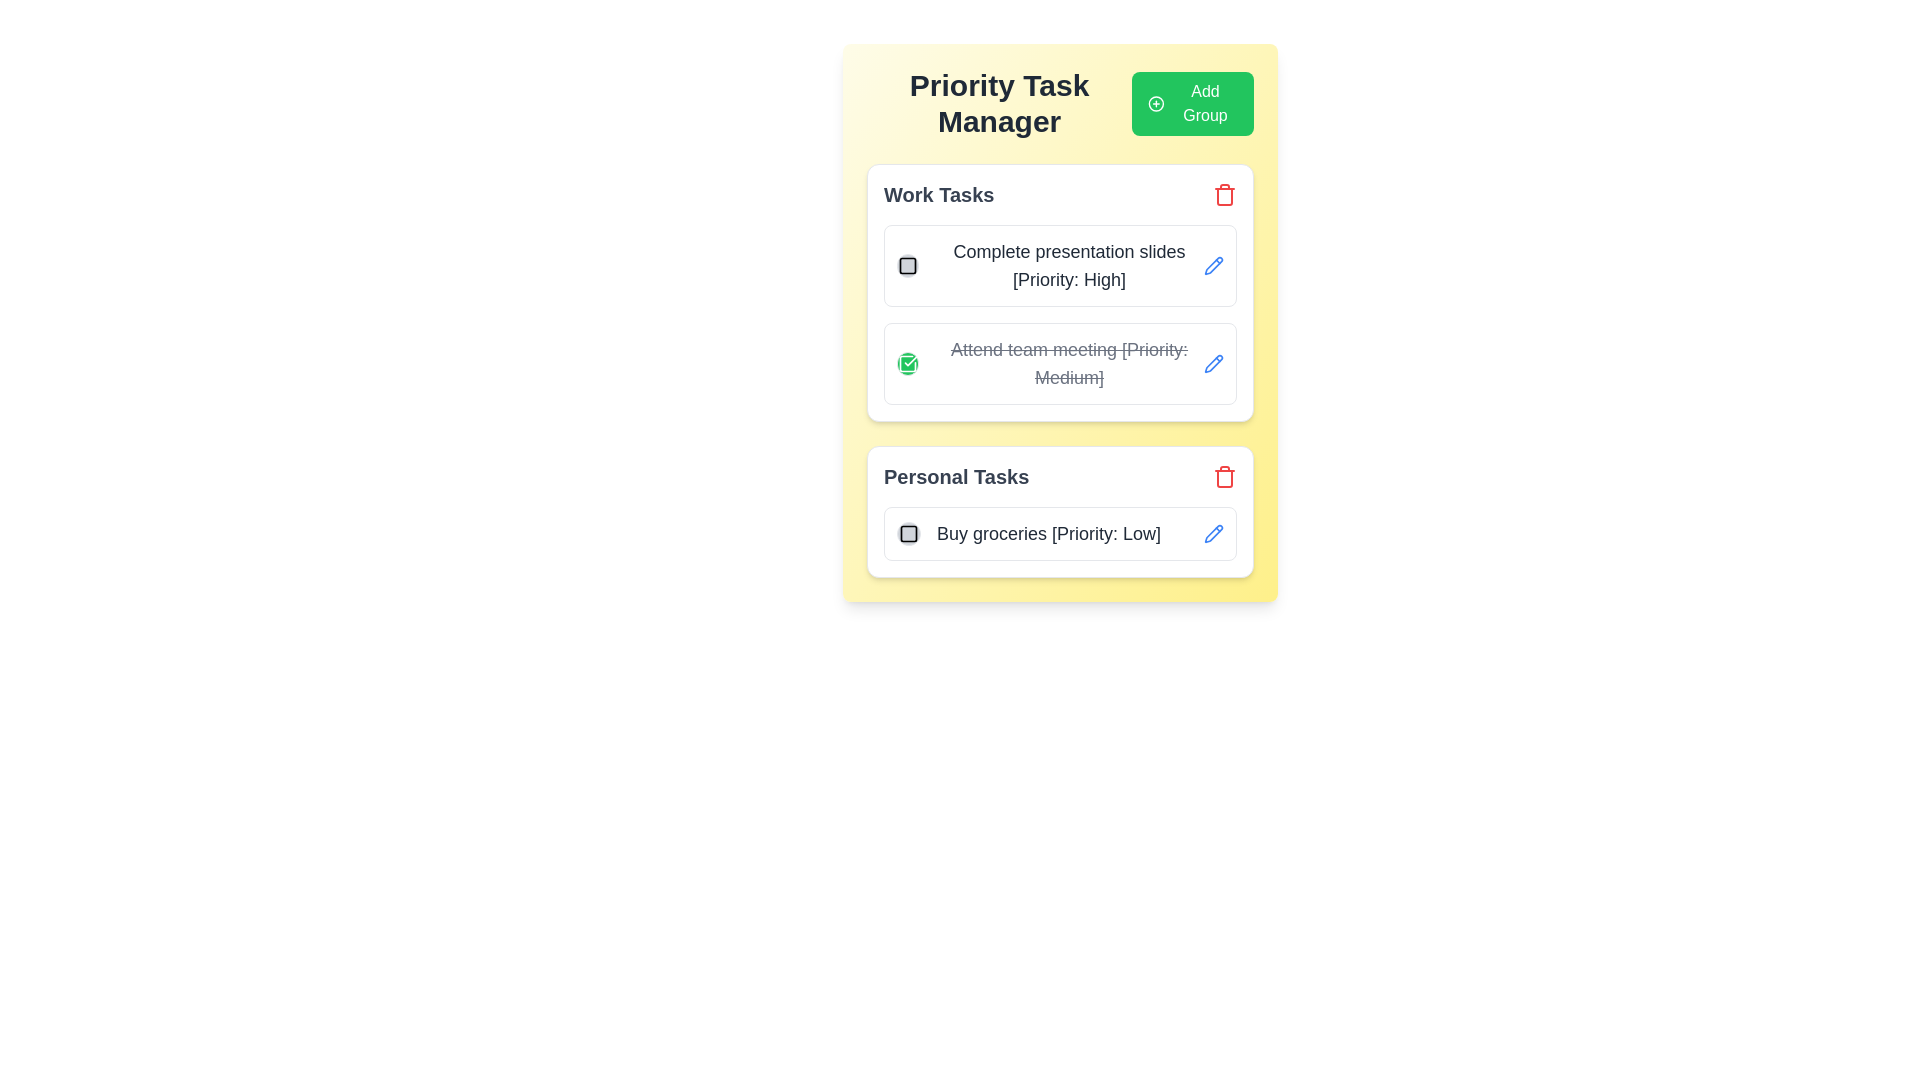  What do you see at coordinates (1059, 532) in the screenshot?
I see `the task item labeled 'Buy groceries [Priority: Low]' located at the top of the 'Personal Tasks' section` at bounding box center [1059, 532].